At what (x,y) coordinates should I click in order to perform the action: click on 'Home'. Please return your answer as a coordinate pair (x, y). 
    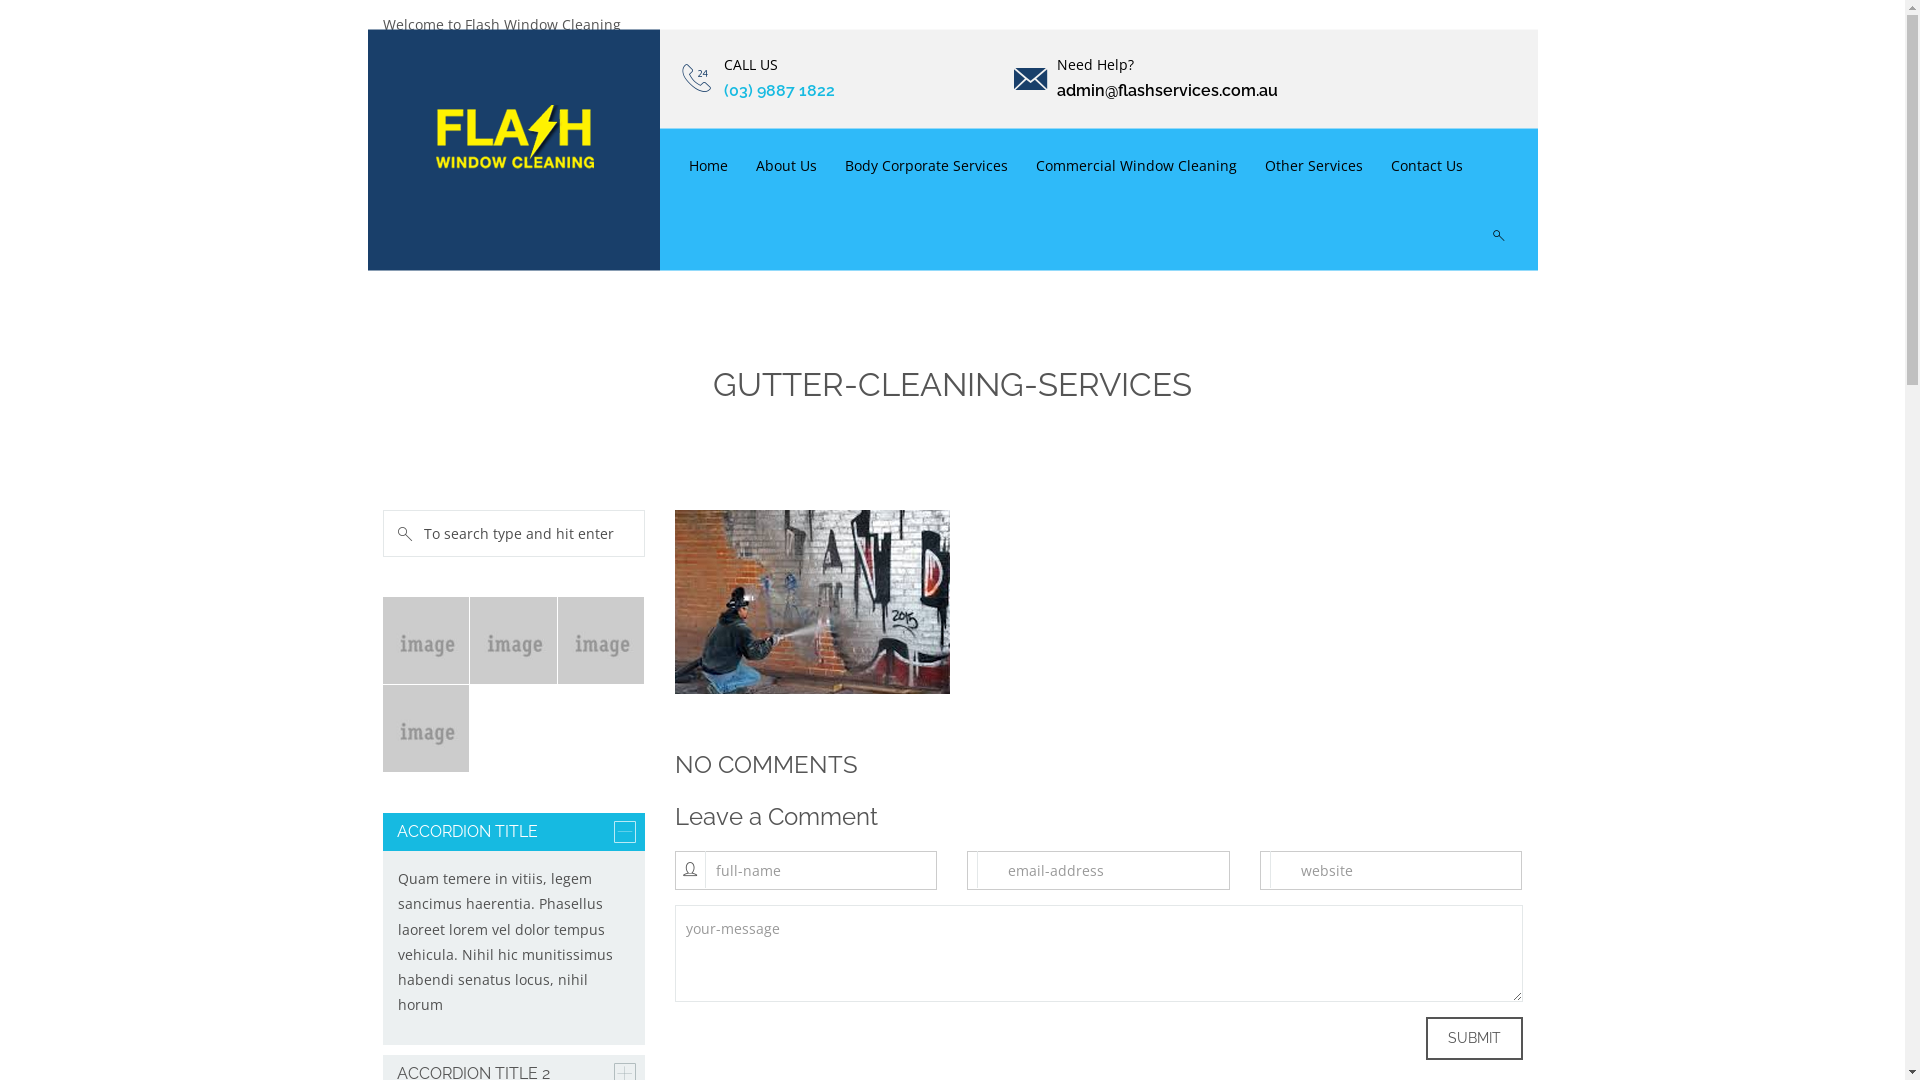
    Looking at the image, I should click on (675, 163).